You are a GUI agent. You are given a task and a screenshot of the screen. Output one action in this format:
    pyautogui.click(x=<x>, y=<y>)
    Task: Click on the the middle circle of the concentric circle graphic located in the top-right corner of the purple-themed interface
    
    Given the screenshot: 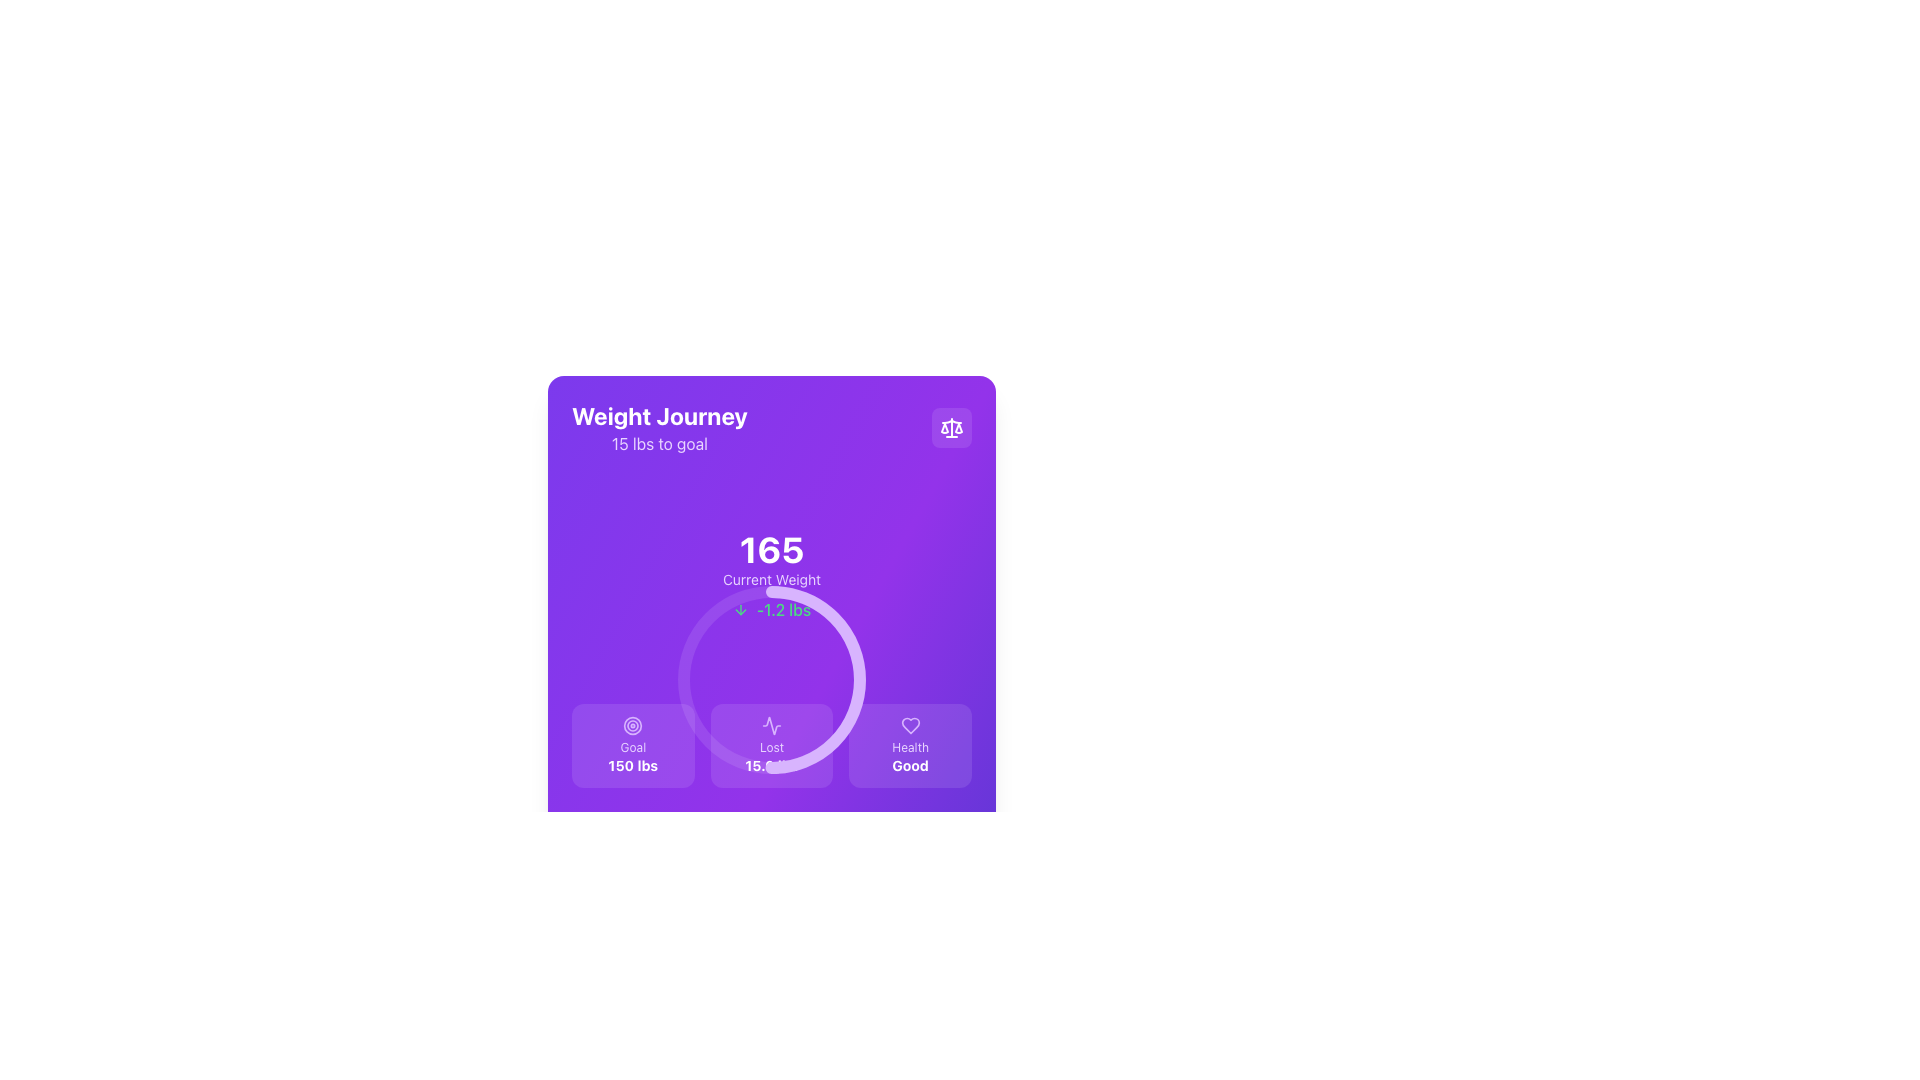 What is the action you would take?
    pyautogui.click(x=632, y=725)
    